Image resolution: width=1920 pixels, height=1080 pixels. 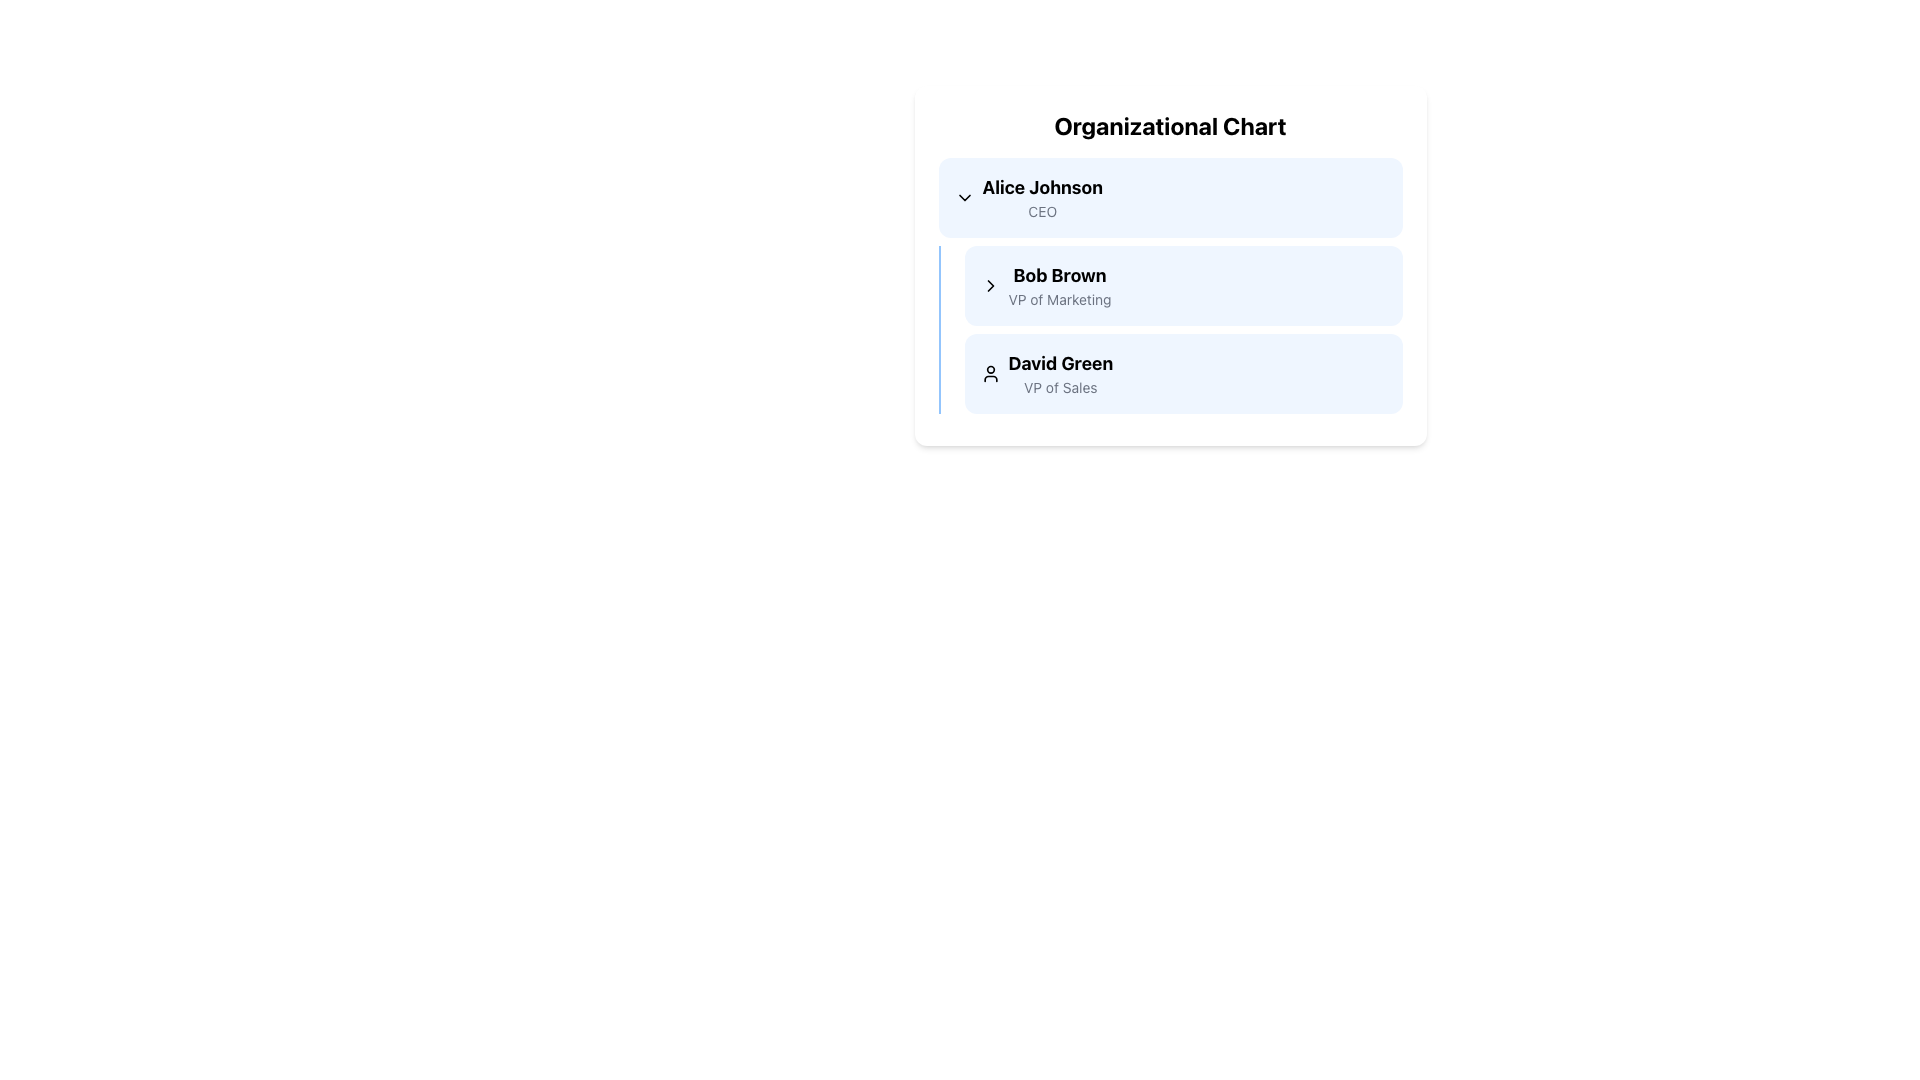 I want to click on the text label reading 'VP of Sales' located below 'David Green' in the organizational chart, which is styled in a smaller font size and subdued gray color, so click(x=1059, y=388).